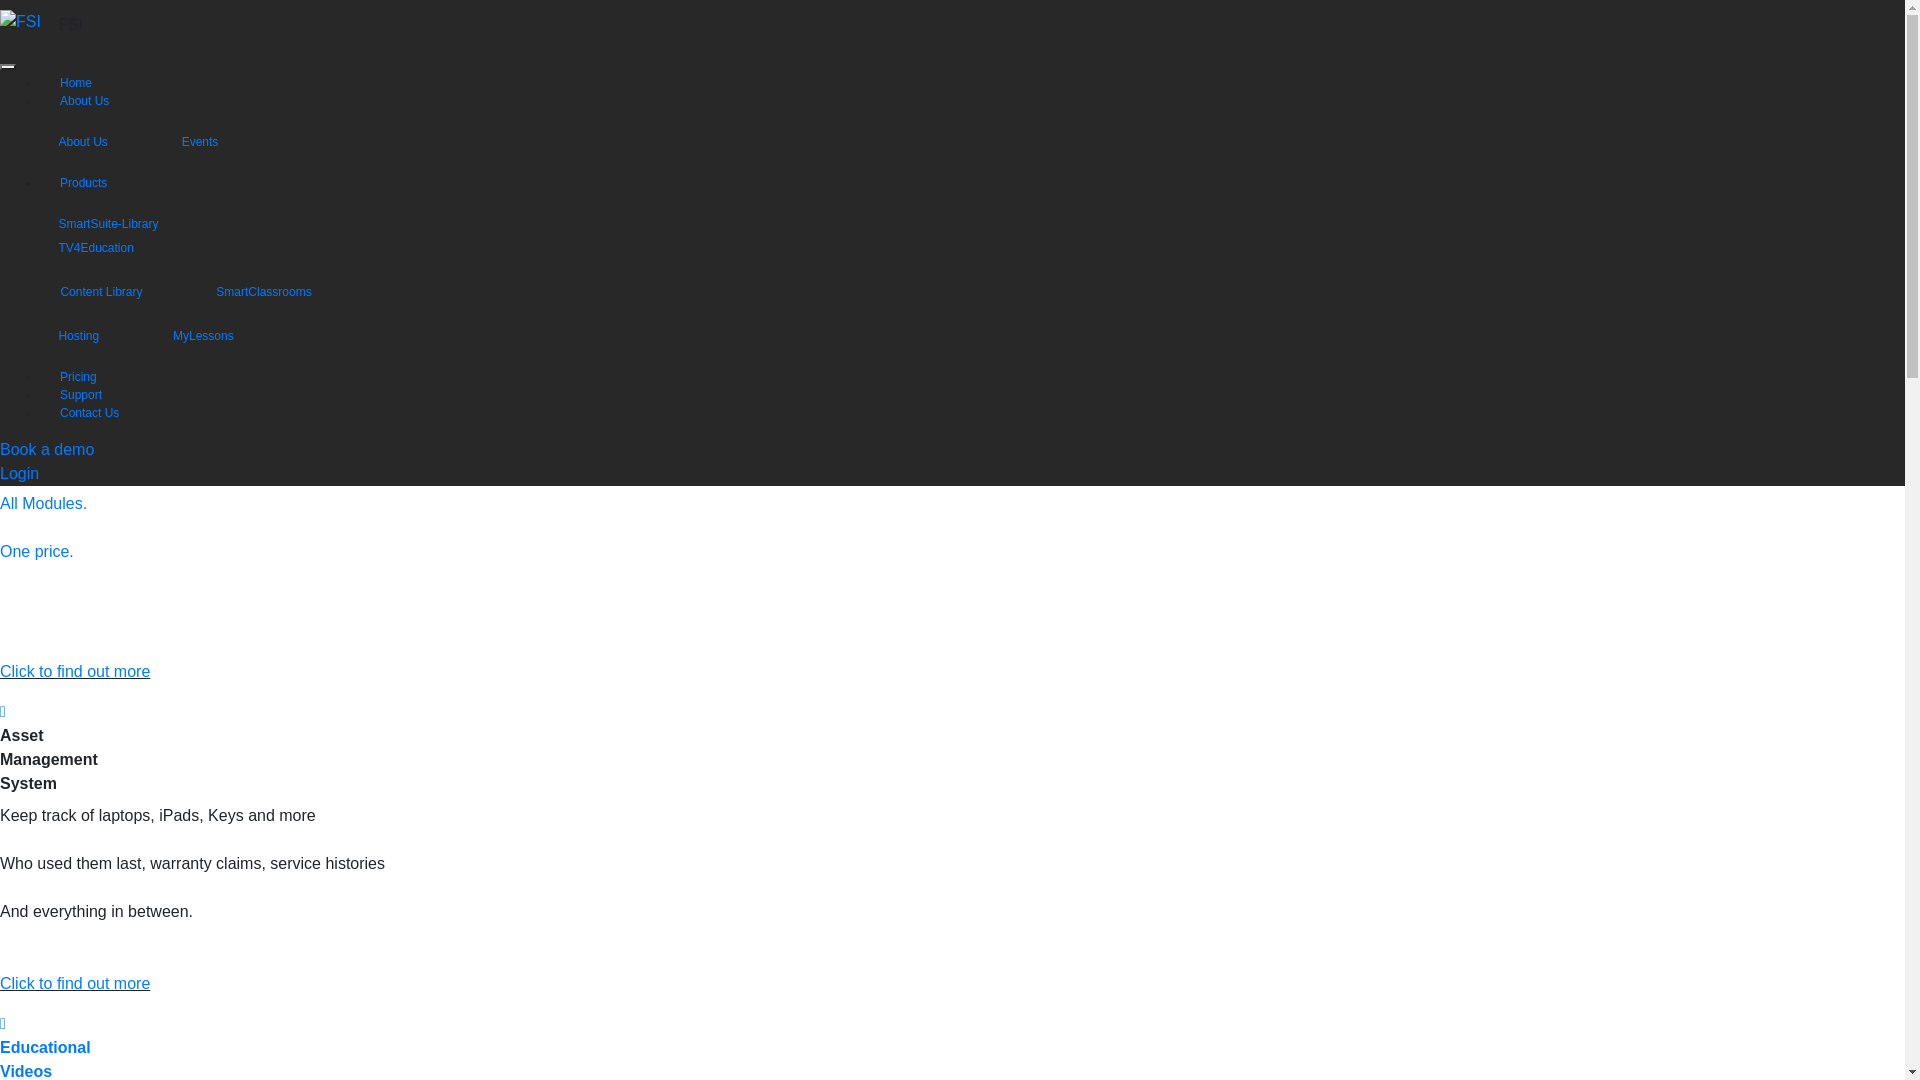  What do you see at coordinates (70, 24) in the screenshot?
I see `'FSI'` at bounding box center [70, 24].